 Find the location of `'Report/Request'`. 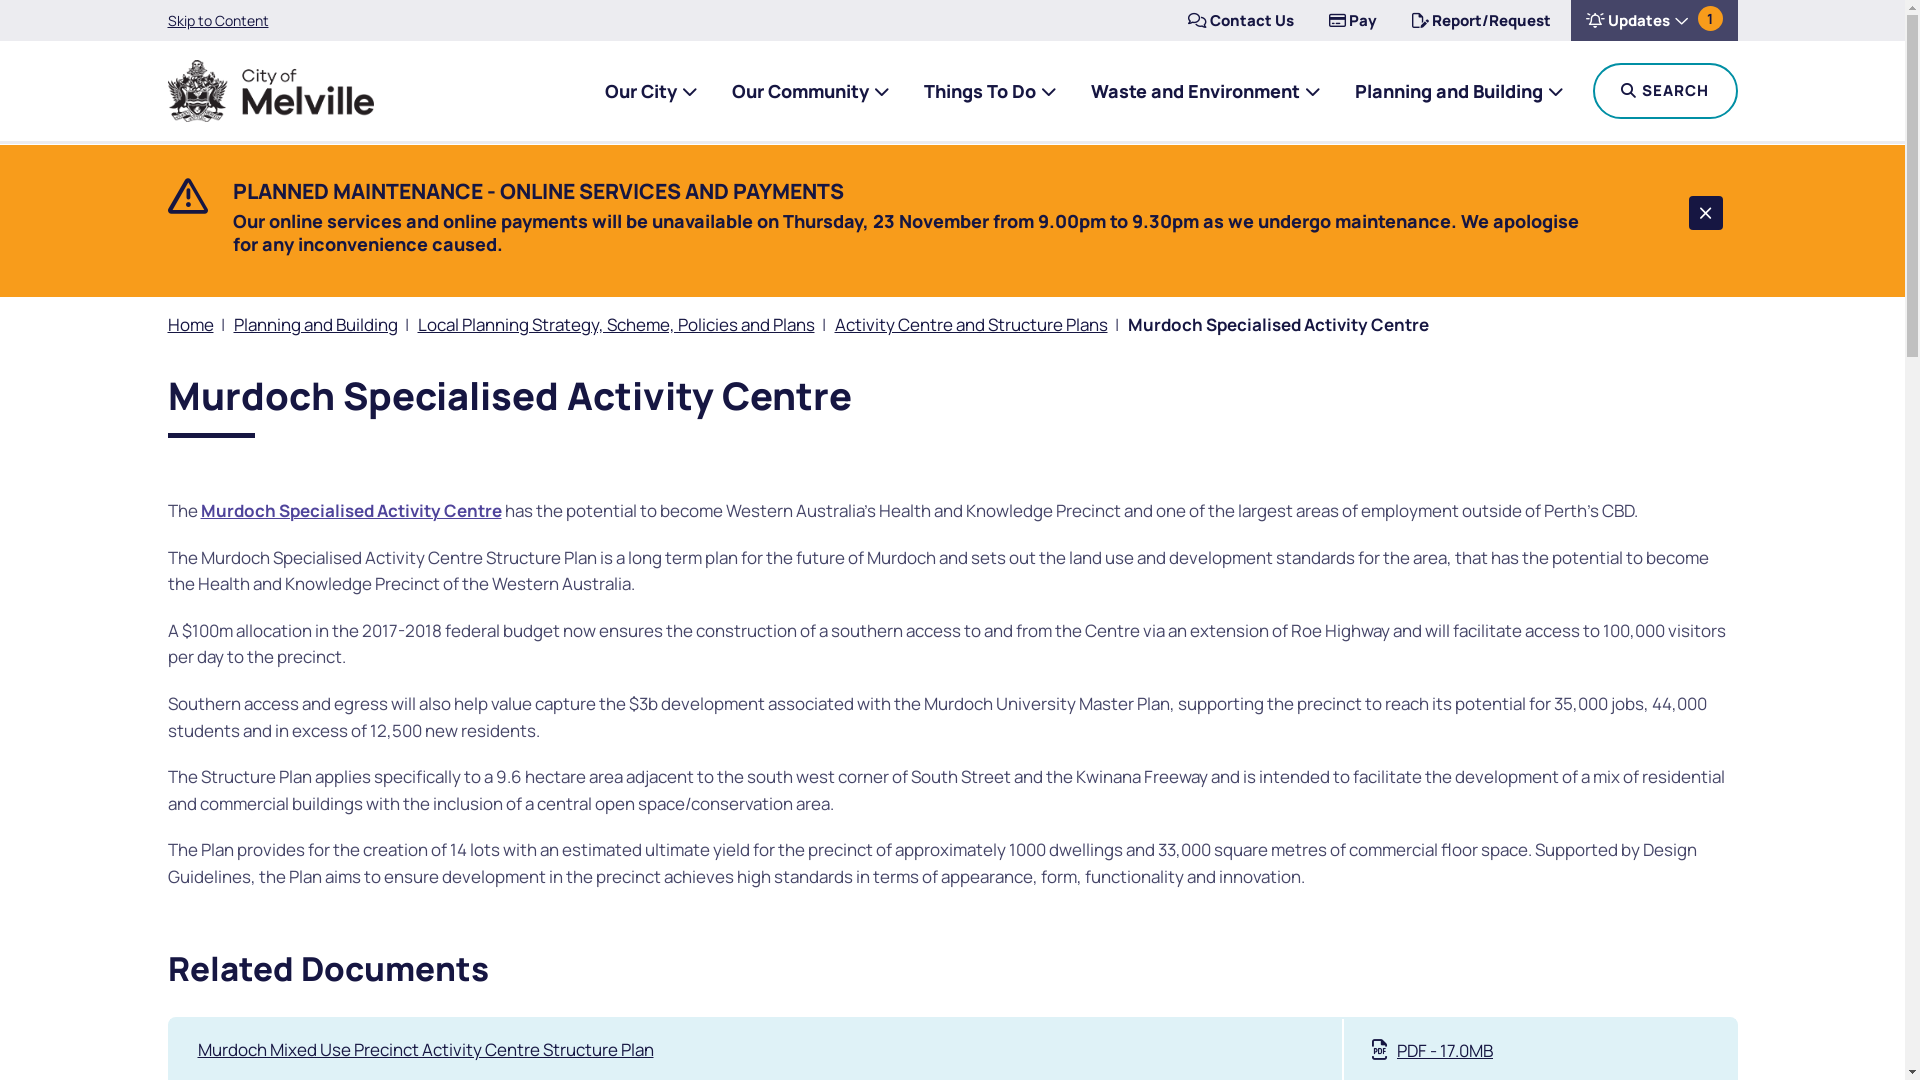

'Report/Request' is located at coordinates (1395, 20).